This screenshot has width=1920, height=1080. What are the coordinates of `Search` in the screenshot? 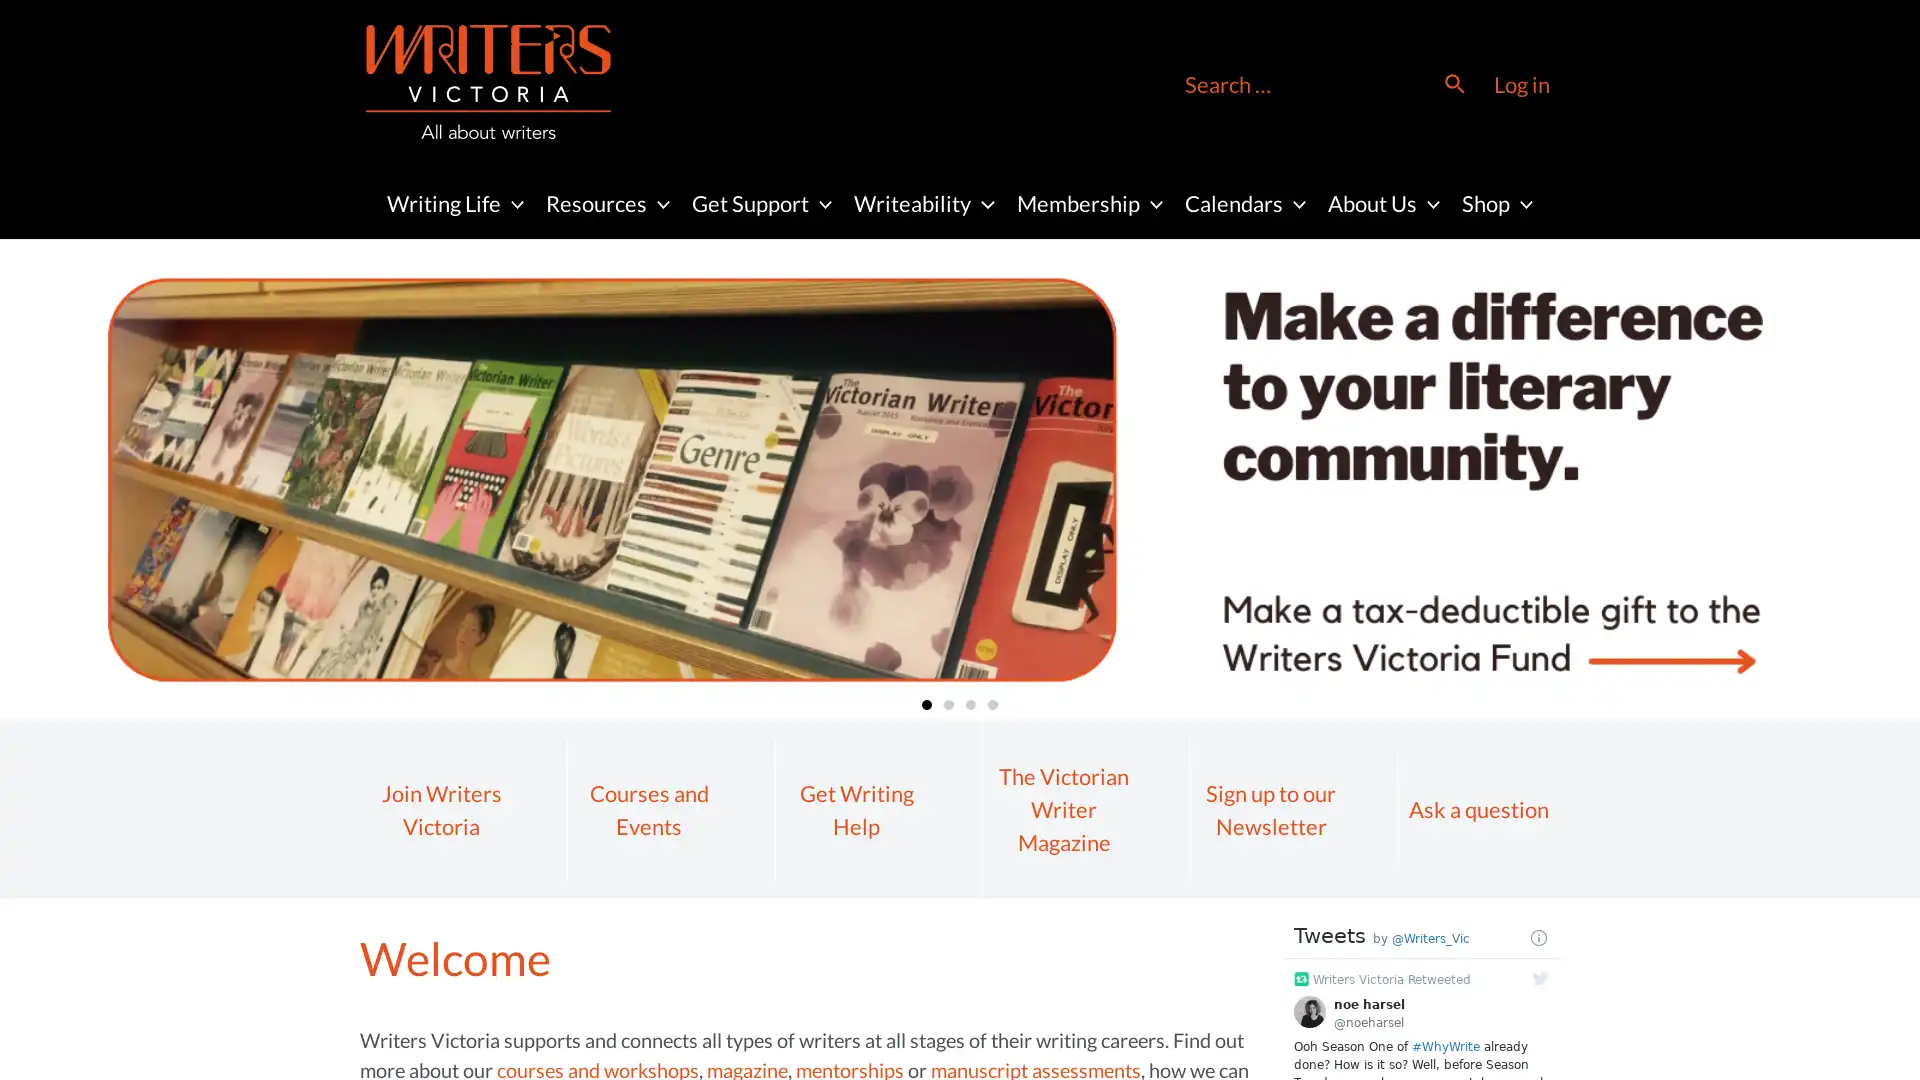 It's located at (1455, 83).